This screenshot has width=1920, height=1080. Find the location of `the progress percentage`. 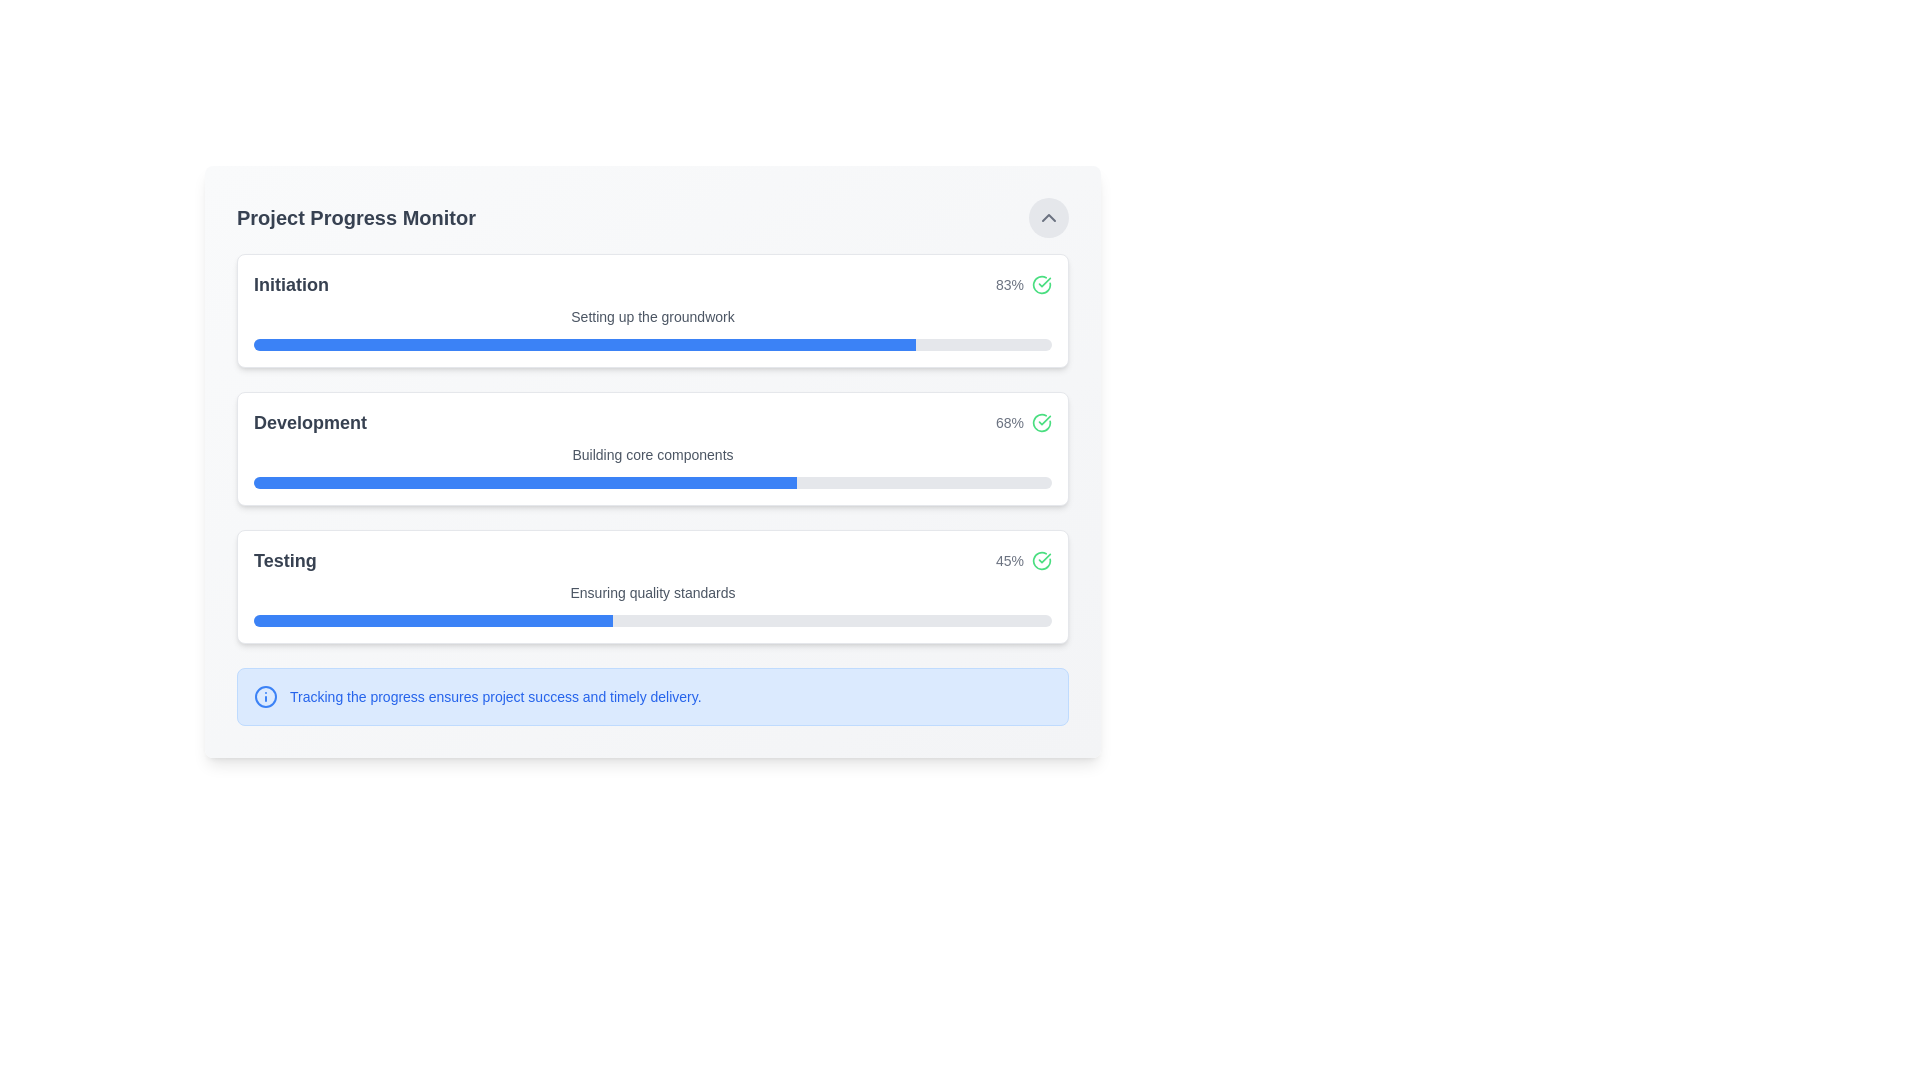

the progress percentage is located at coordinates (735, 482).